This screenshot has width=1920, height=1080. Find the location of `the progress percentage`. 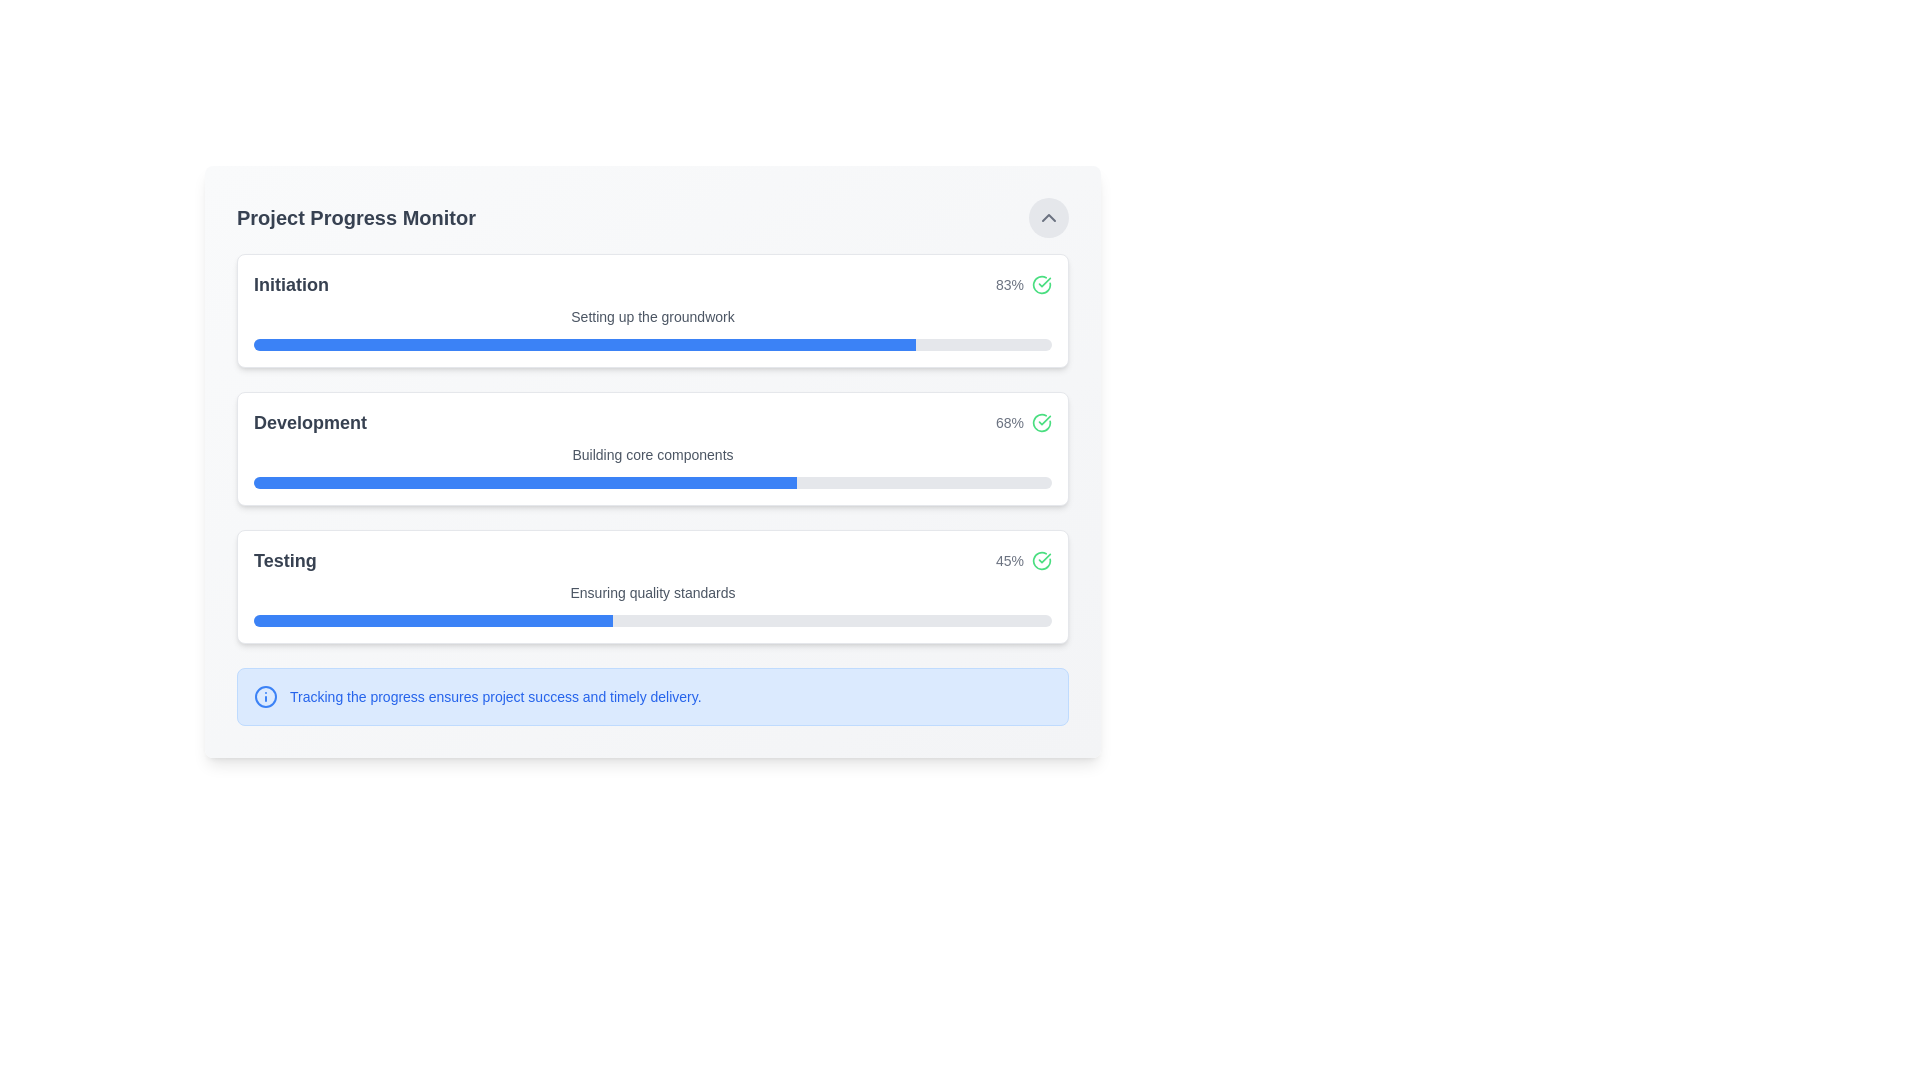

the progress percentage is located at coordinates (735, 482).